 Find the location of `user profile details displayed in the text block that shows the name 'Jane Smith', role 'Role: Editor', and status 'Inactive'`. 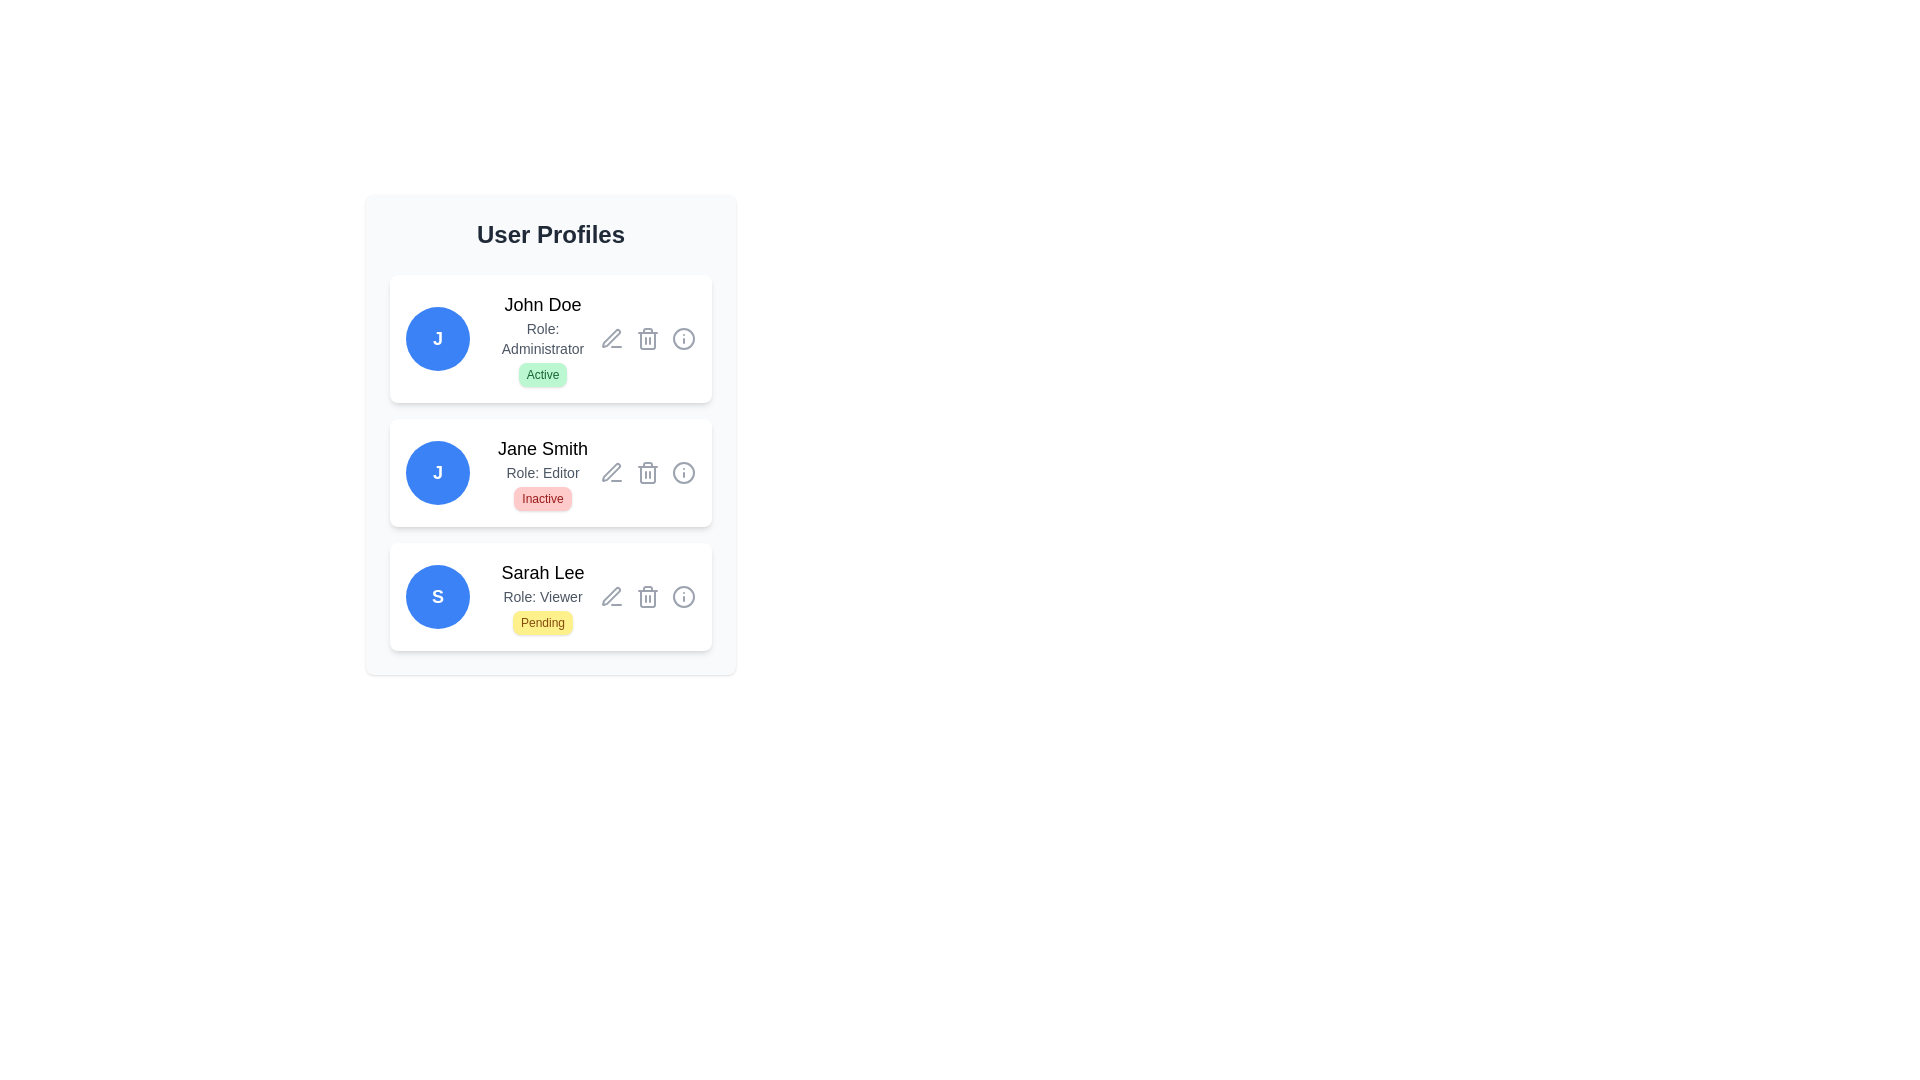

user profile details displayed in the text block that shows the name 'Jane Smith', role 'Role: Editor', and status 'Inactive' is located at coordinates (542, 473).